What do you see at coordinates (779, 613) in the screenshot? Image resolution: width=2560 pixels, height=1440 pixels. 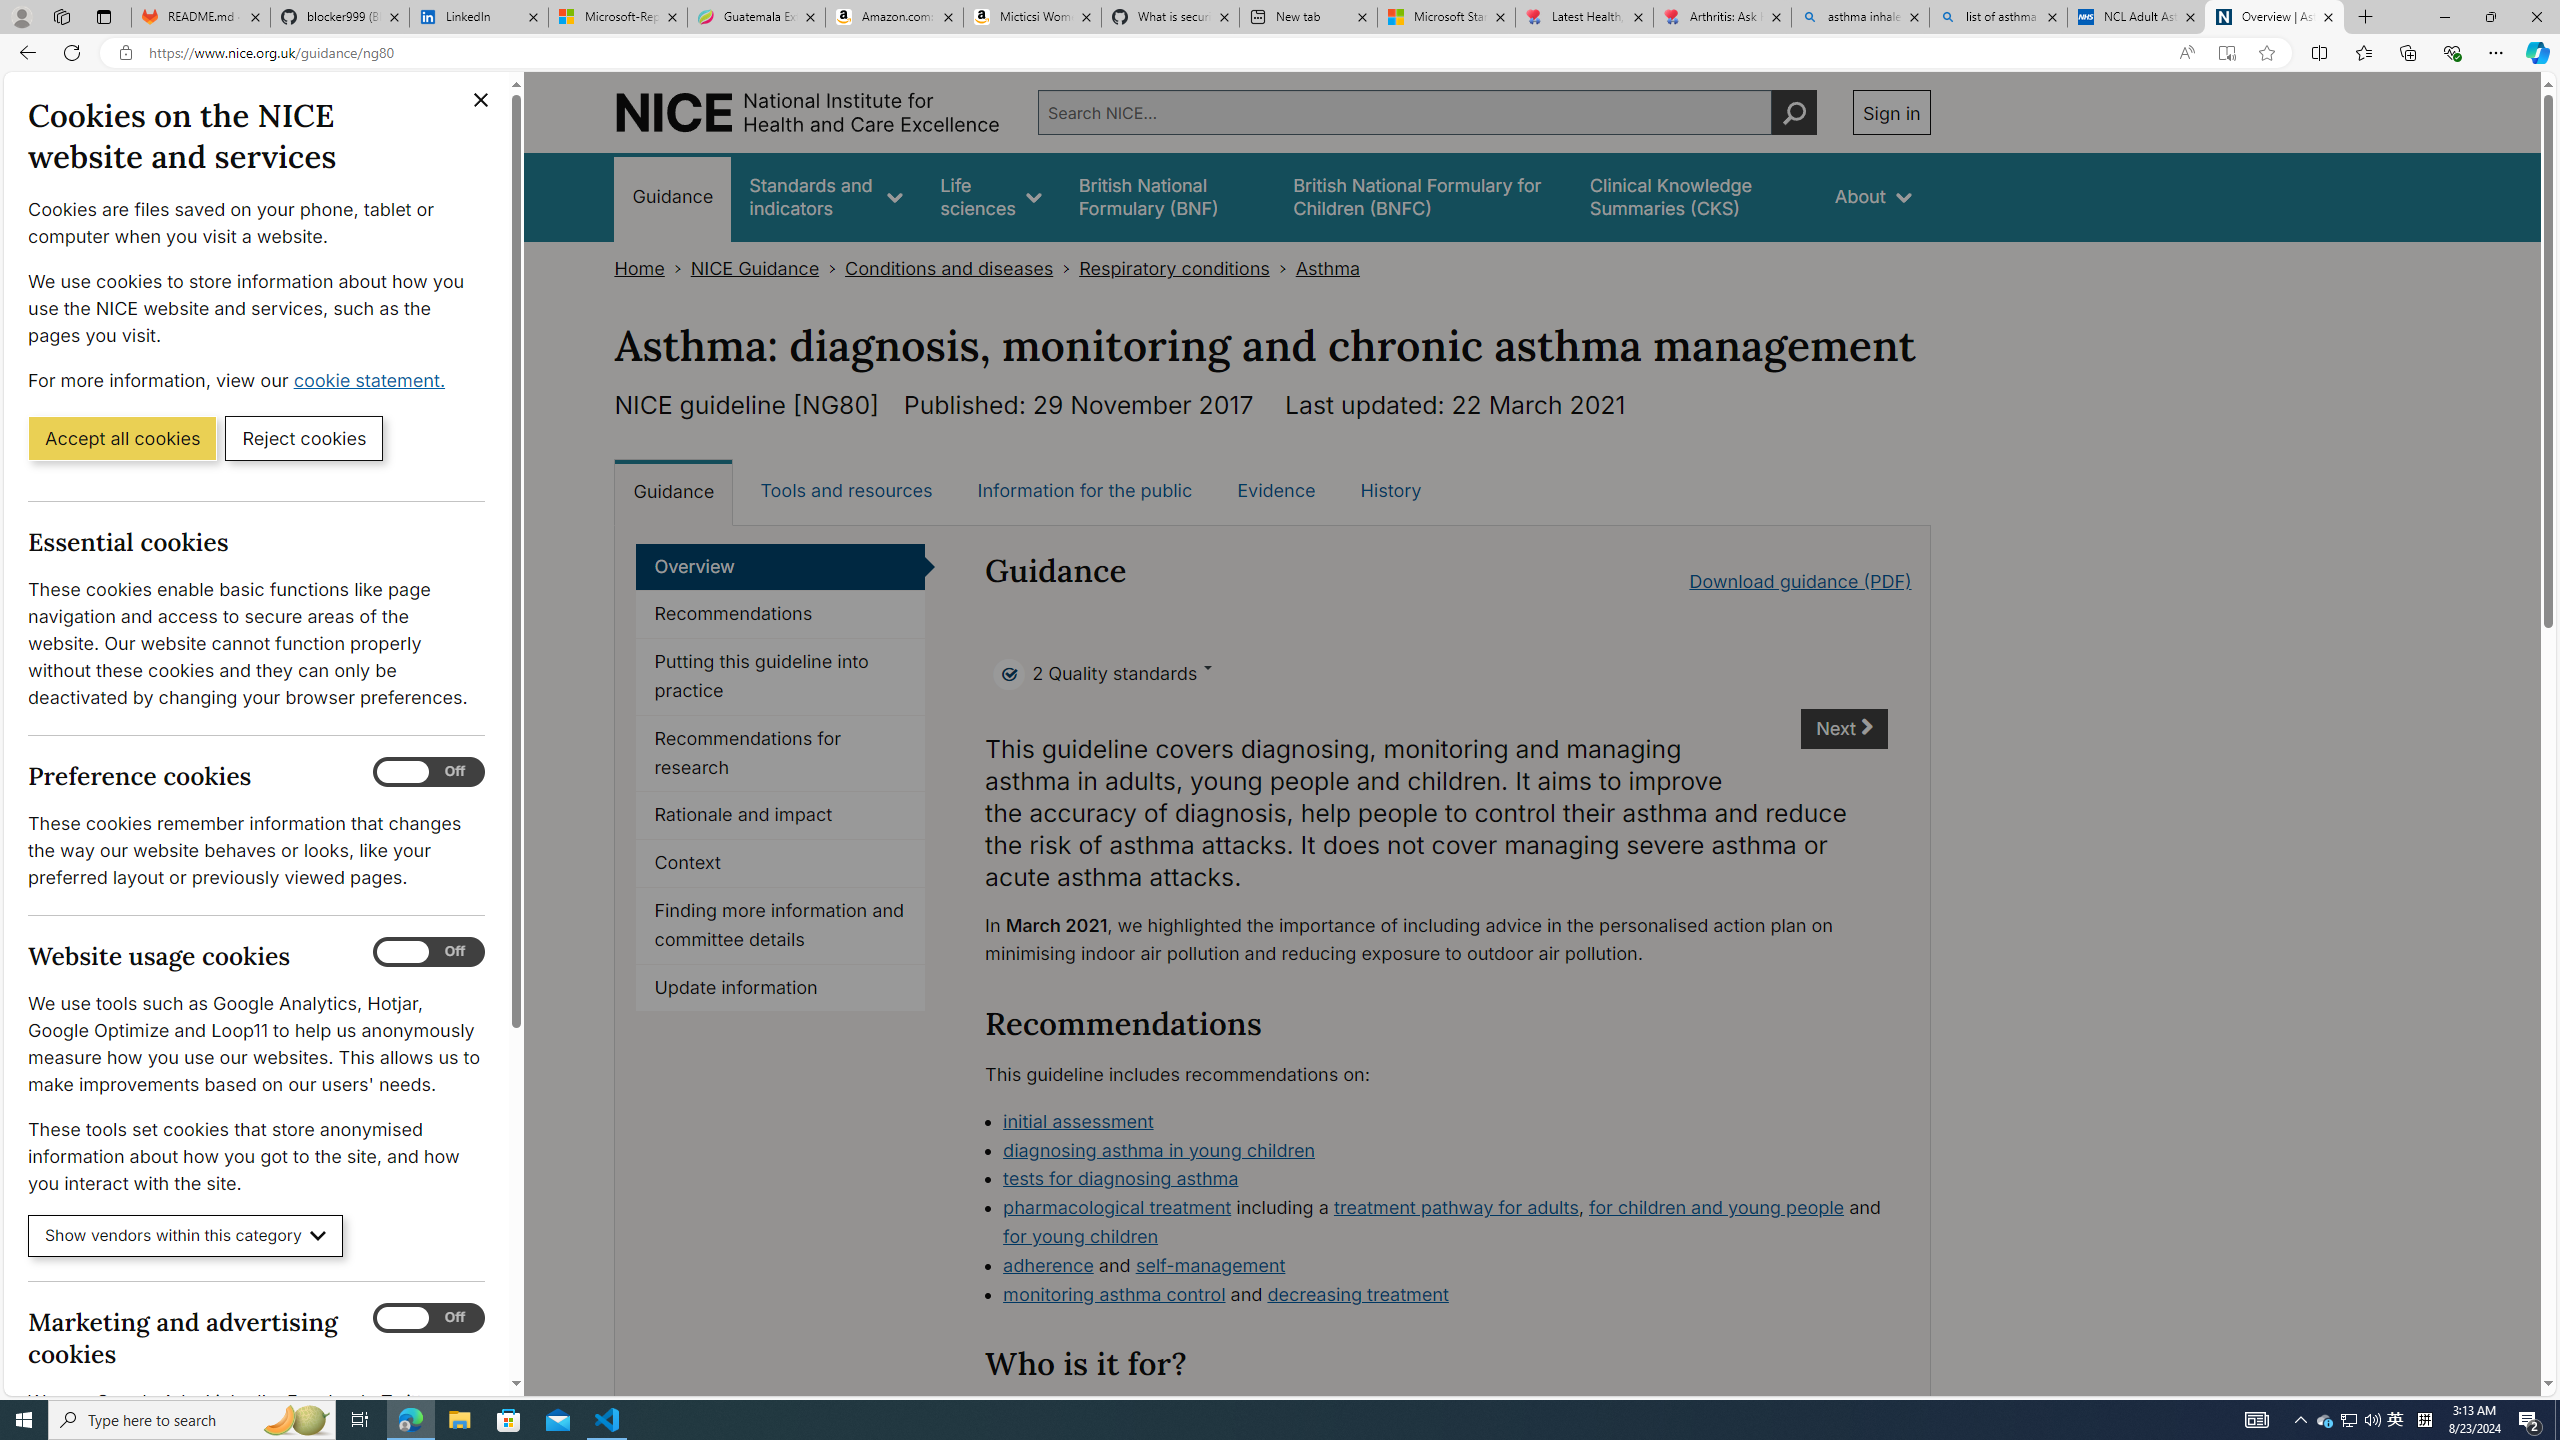 I see `'Recommendations'` at bounding box center [779, 613].